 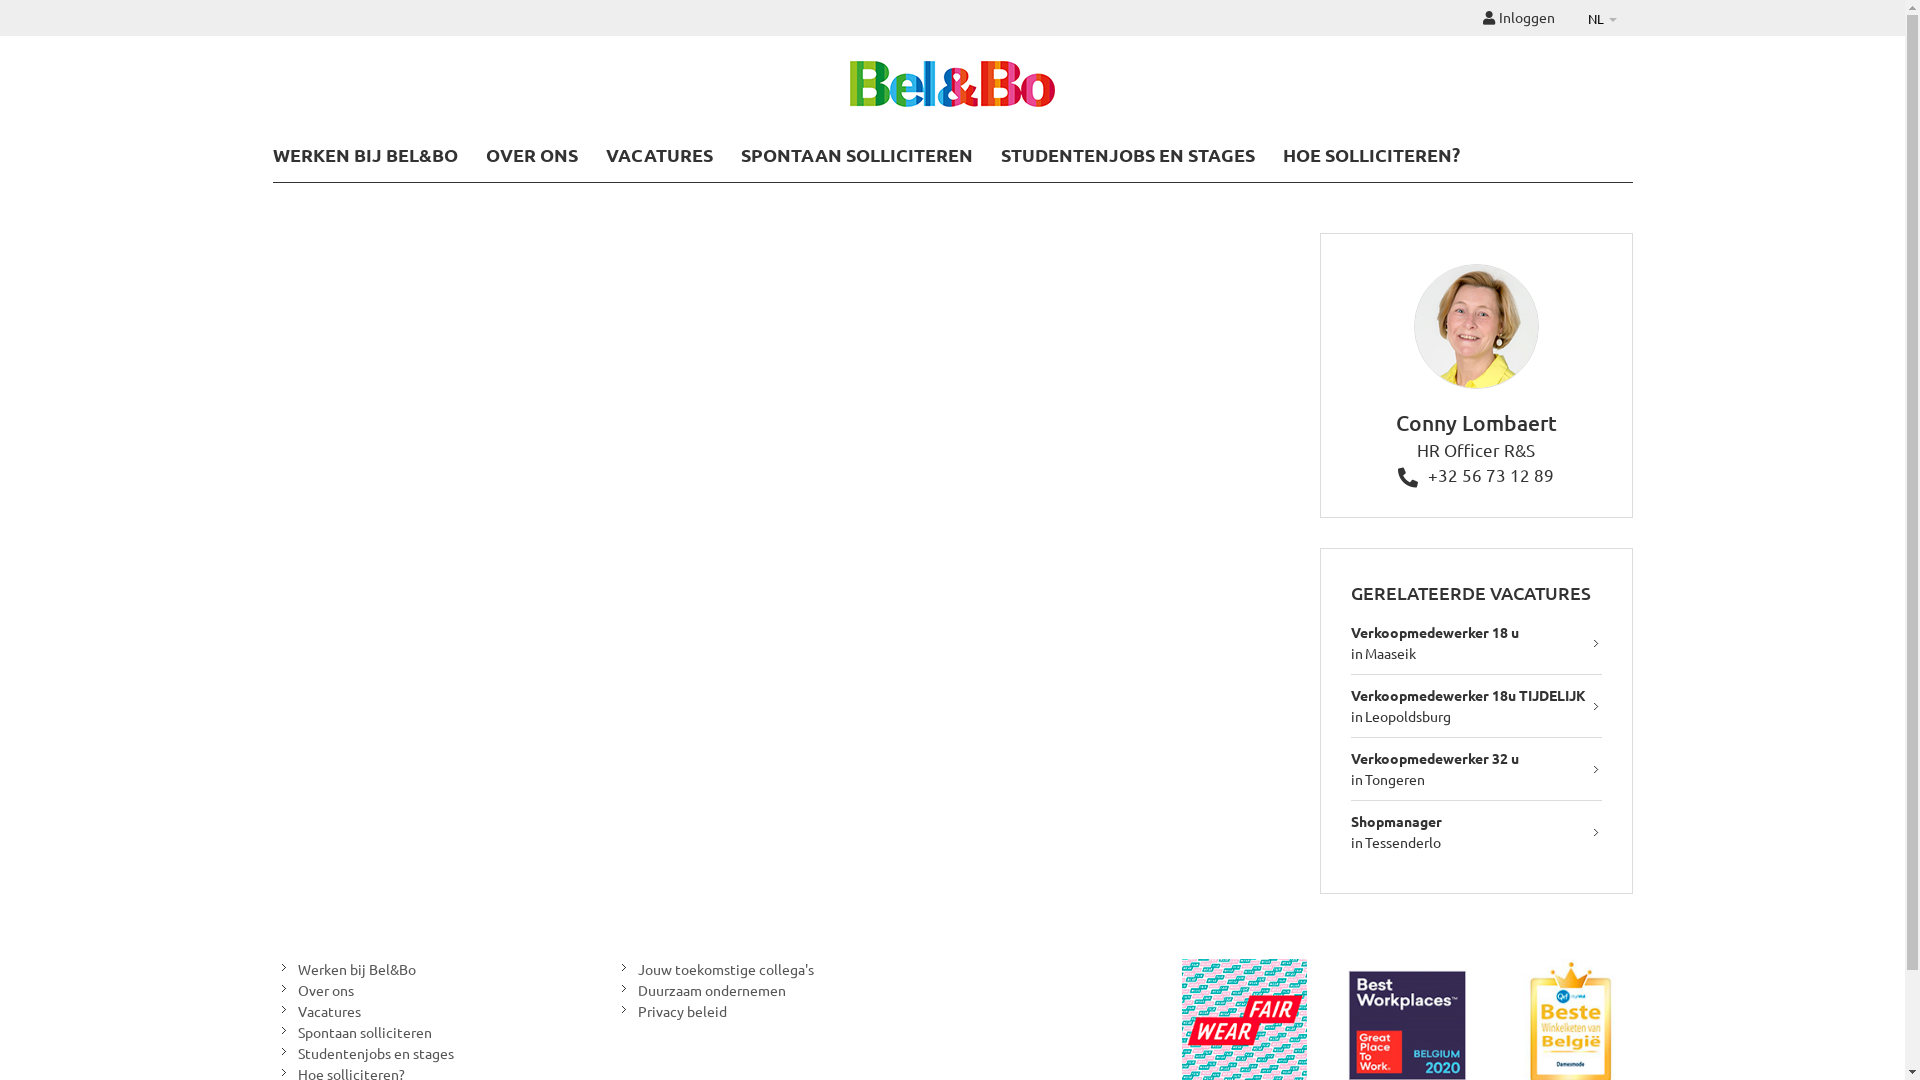 I want to click on 'Verkoopmedewerker 18u TIJDELIJK', so click(x=1350, y=693).